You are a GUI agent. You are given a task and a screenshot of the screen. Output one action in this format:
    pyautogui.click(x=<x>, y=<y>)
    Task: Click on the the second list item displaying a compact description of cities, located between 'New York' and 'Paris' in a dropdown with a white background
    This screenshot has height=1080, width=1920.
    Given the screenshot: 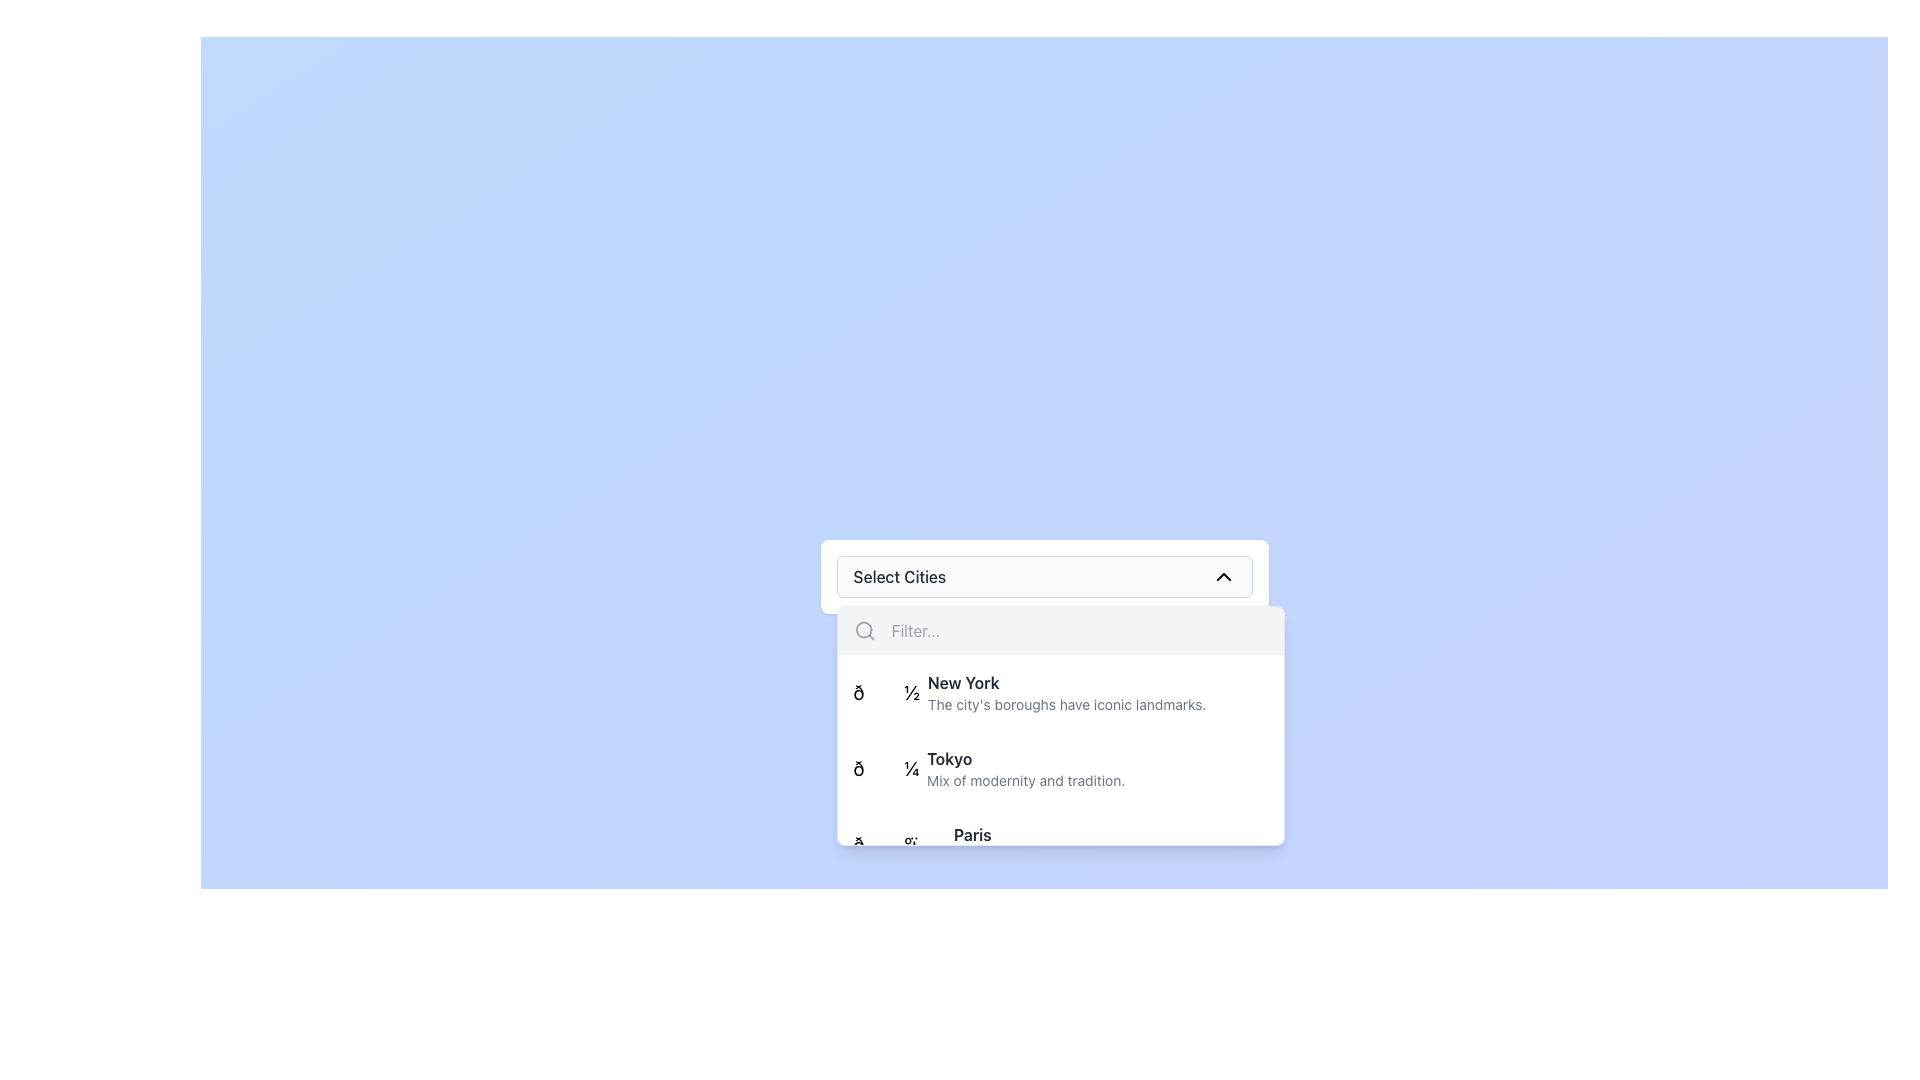 What is the action you would take?
    pyautogui.click(x=1059, y=805)
    